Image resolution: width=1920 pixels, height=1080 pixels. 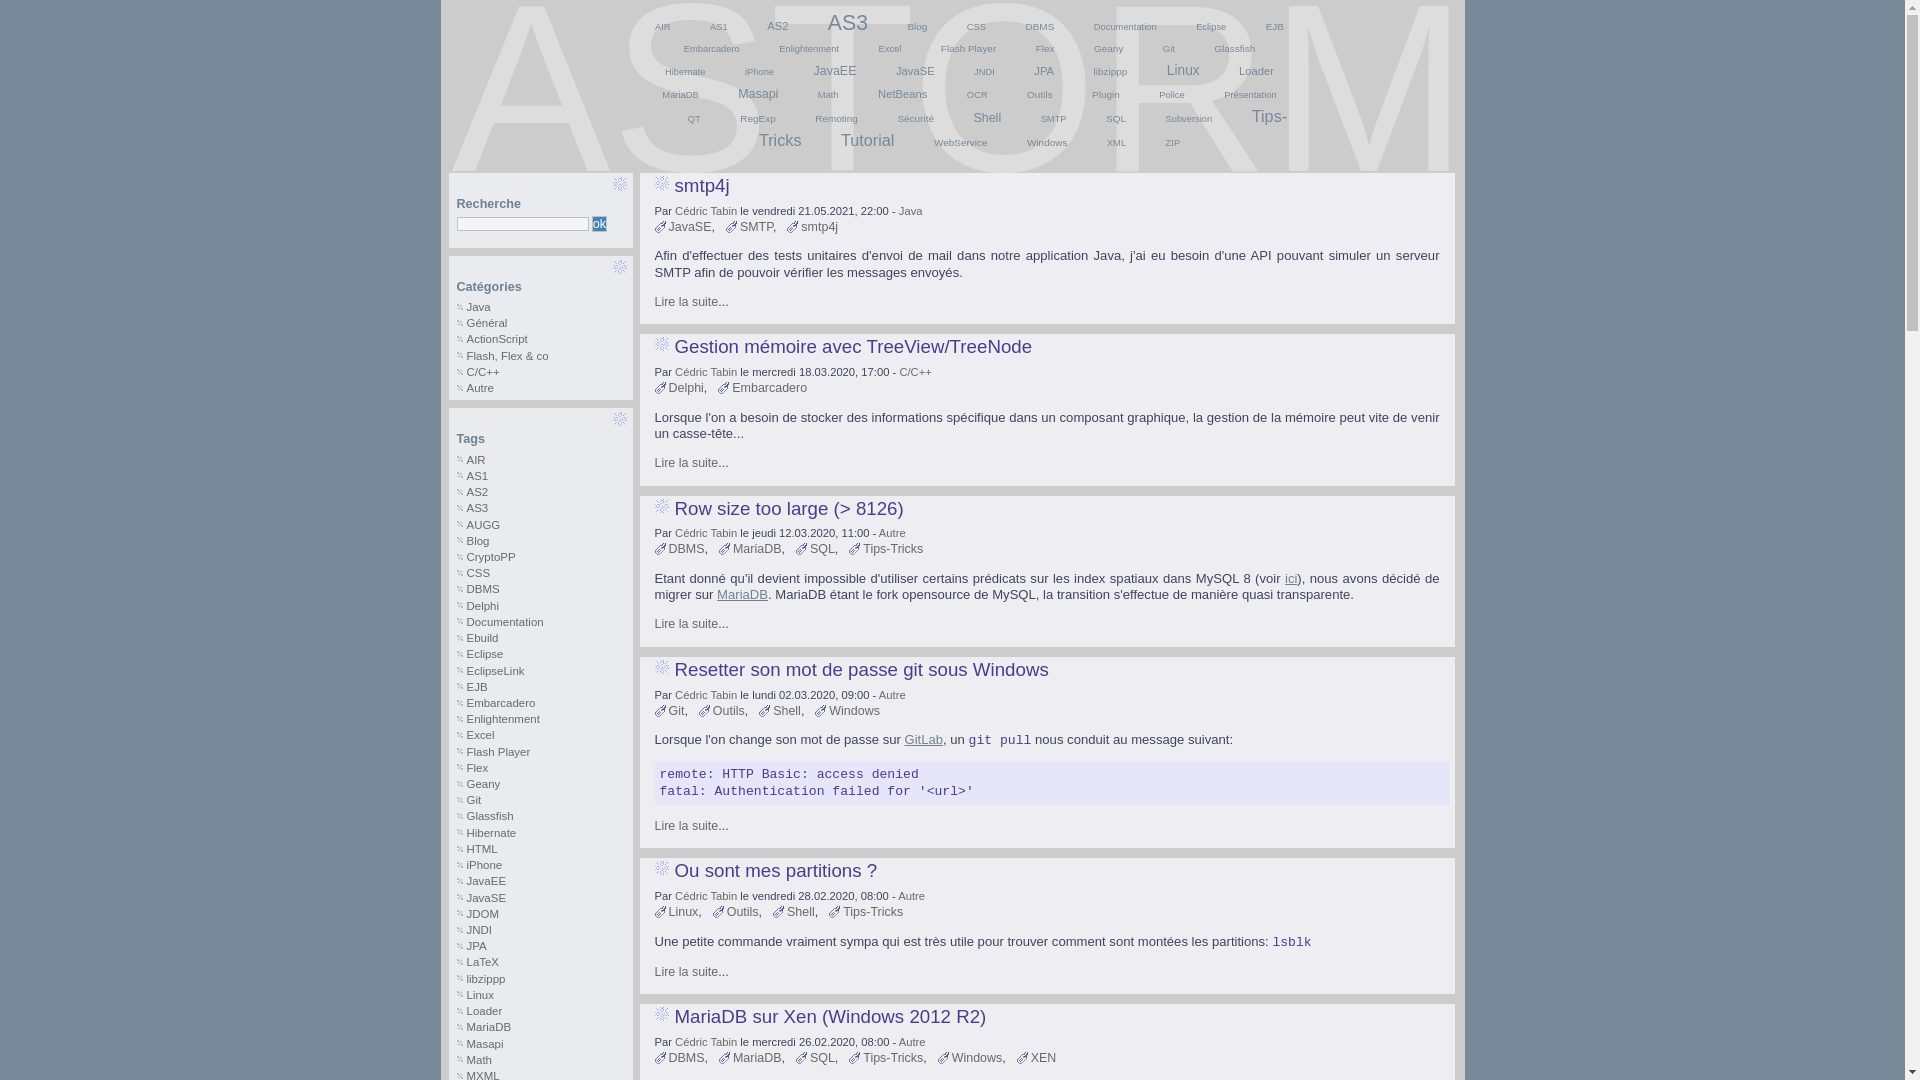 What do you see at coordinates (464, 978) in the screenshot?
I see `'libzippp'` at bounding box center [464, 978].